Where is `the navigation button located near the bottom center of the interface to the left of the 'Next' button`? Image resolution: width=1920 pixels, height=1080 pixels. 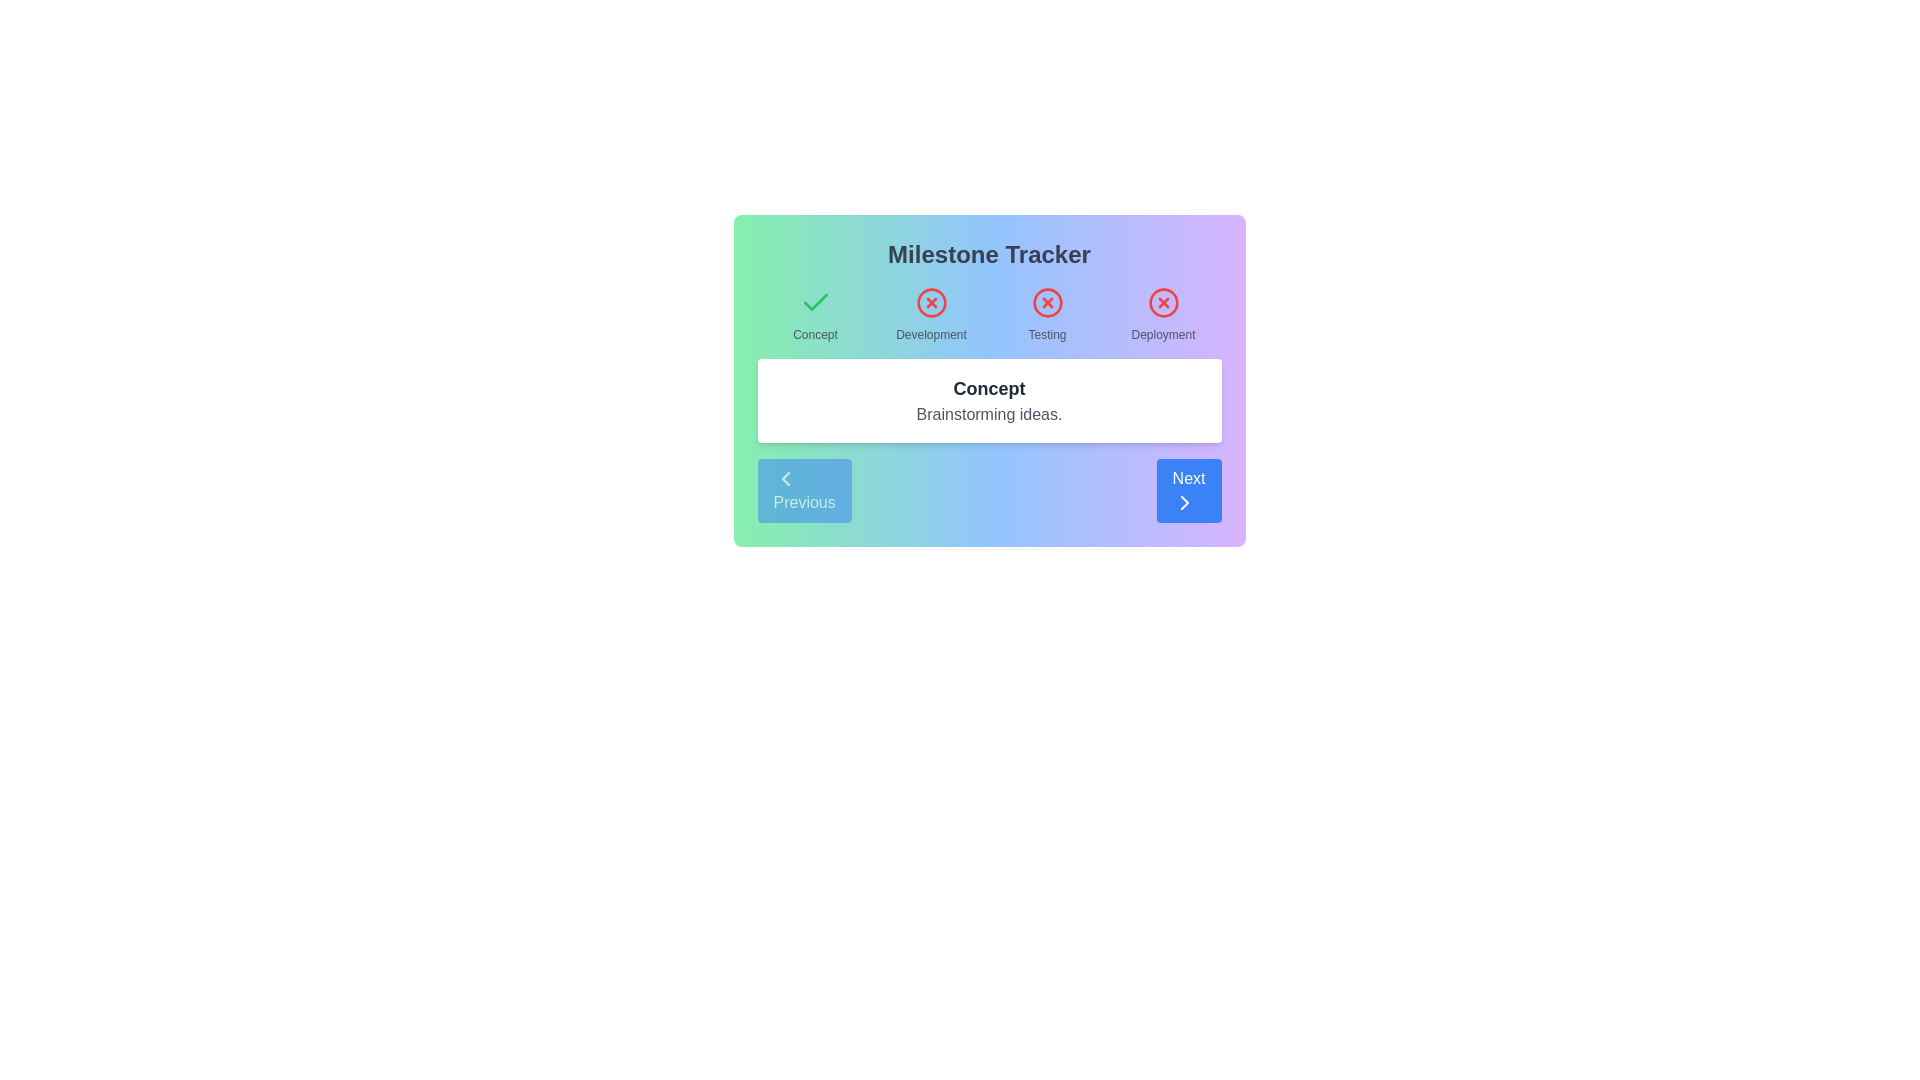
the navigation button located near the bottom center of the interface to the left of the 'Next' button is located at coordinates (804, 490).